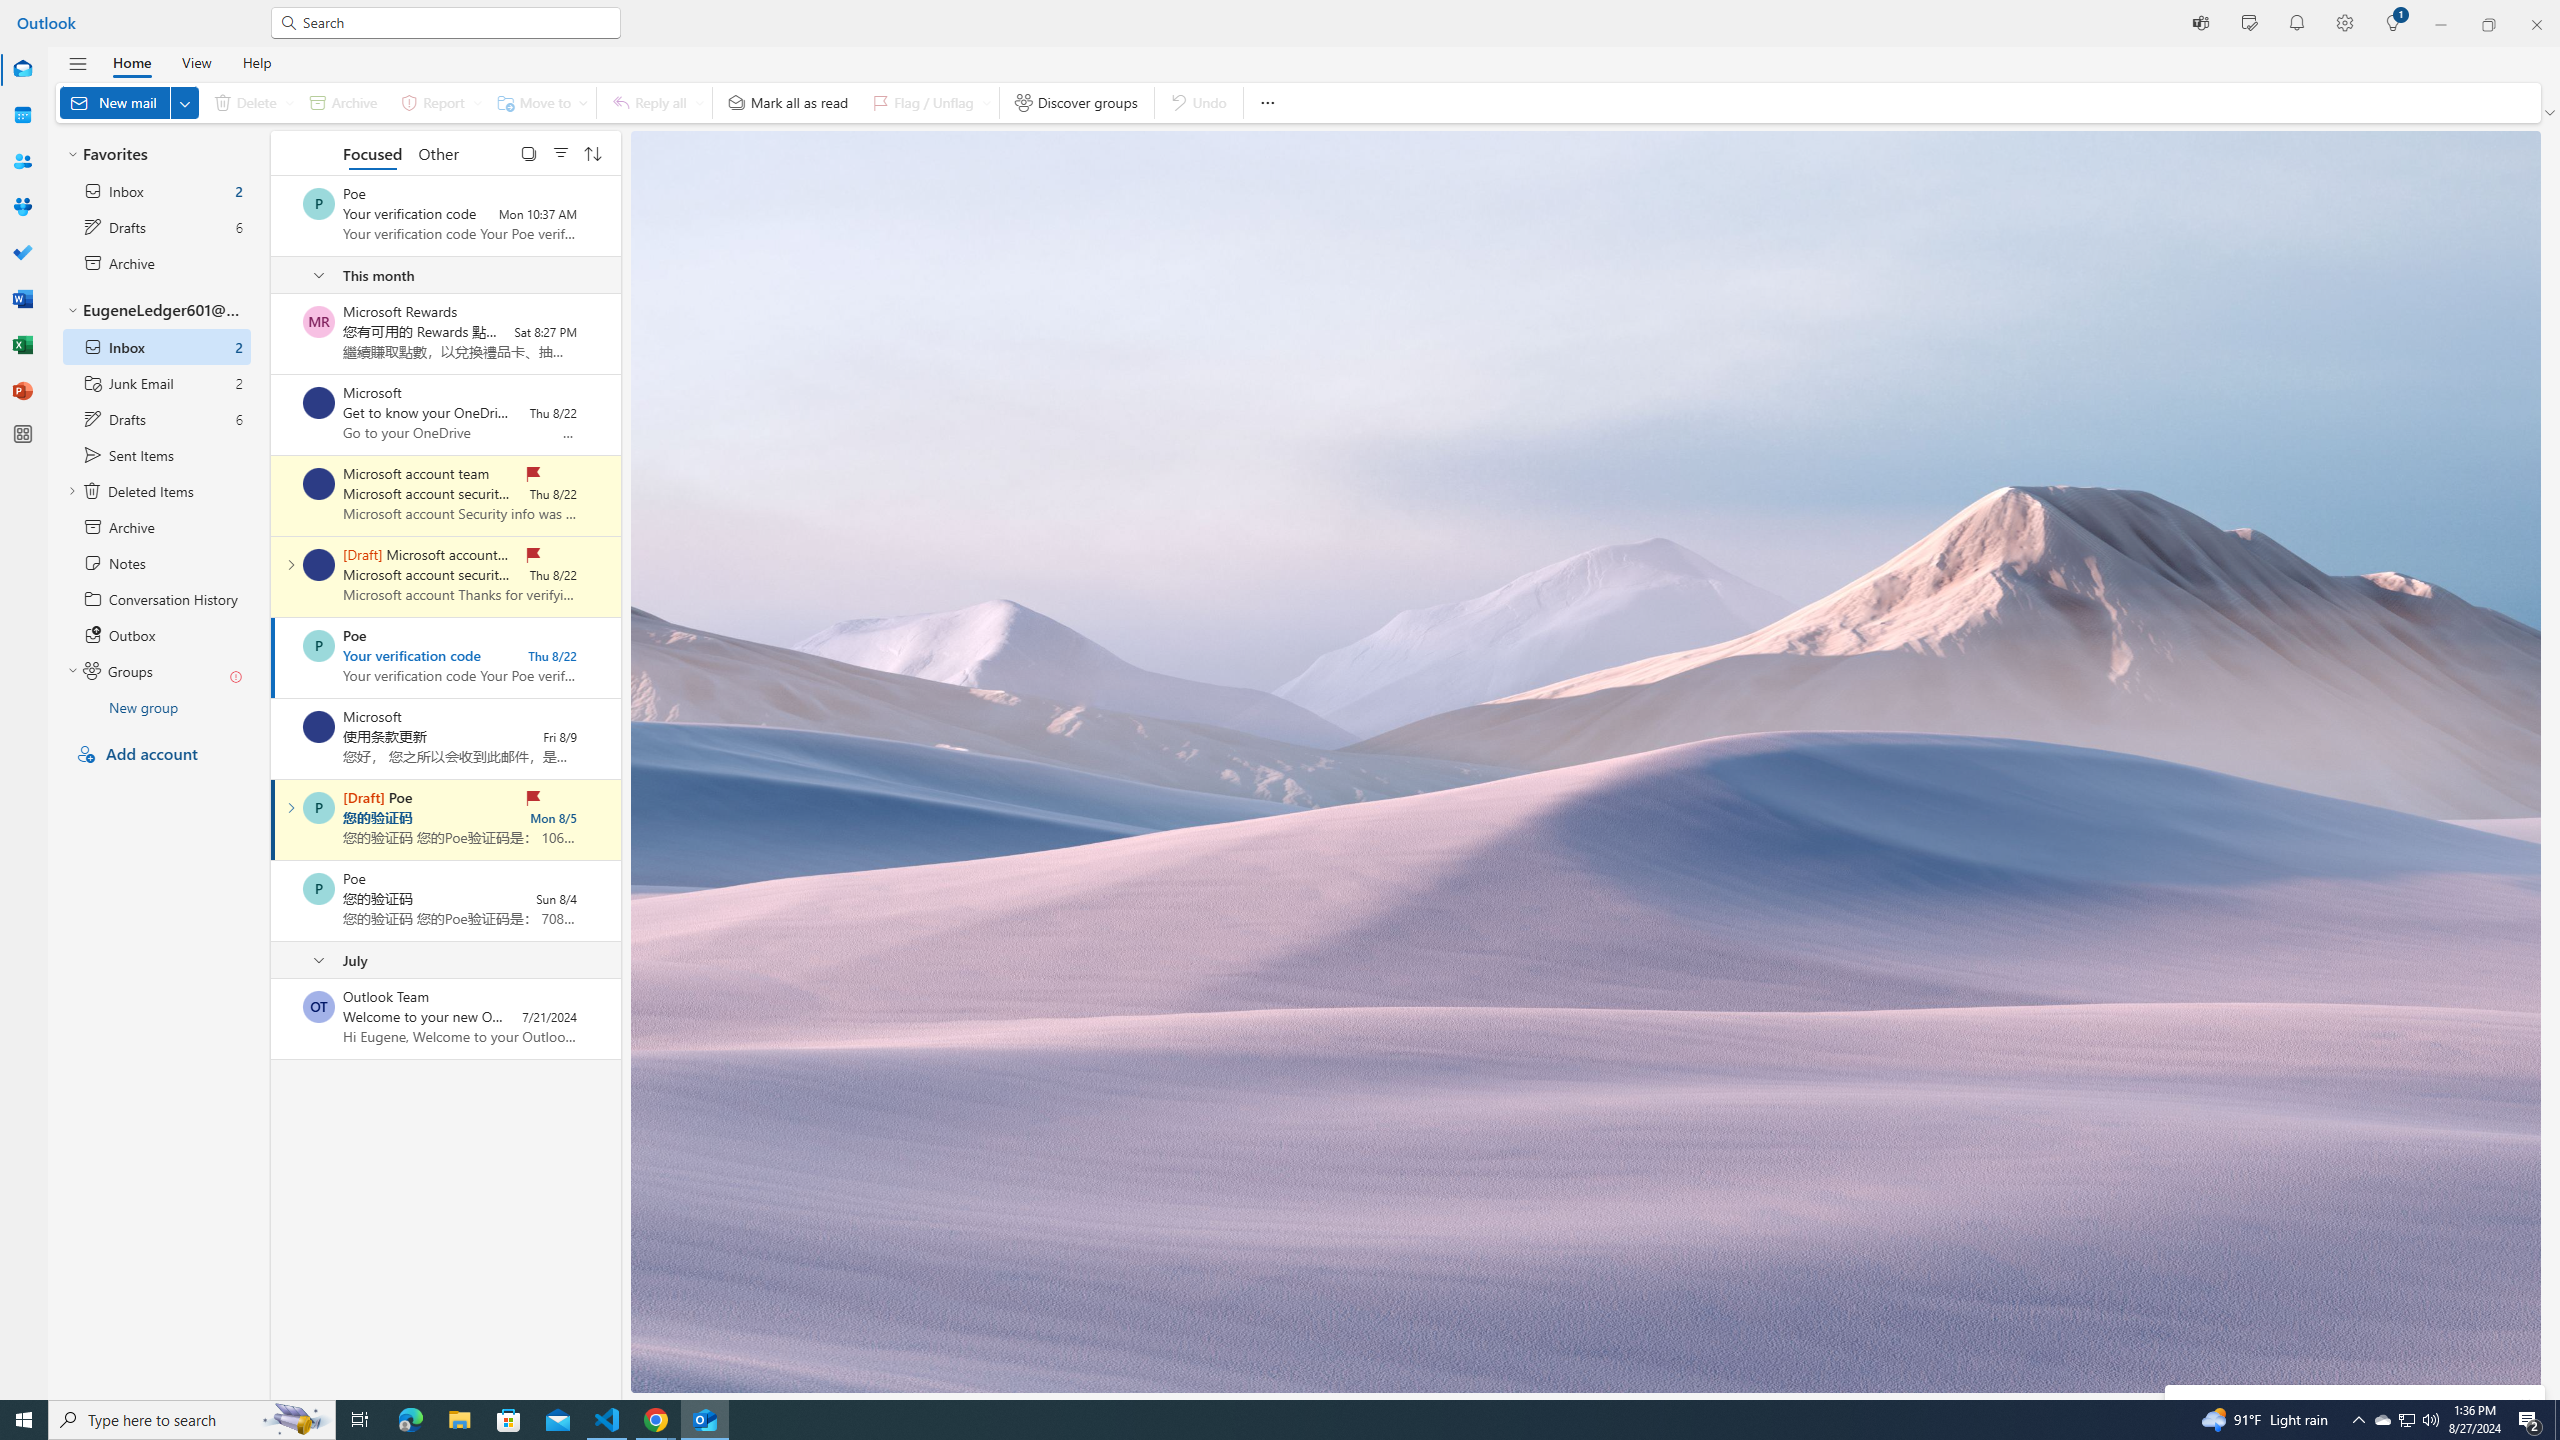 Image resolution: width=2560 pixels, height=1440 pixels. I want to click on 'Select', so click(527, 152).